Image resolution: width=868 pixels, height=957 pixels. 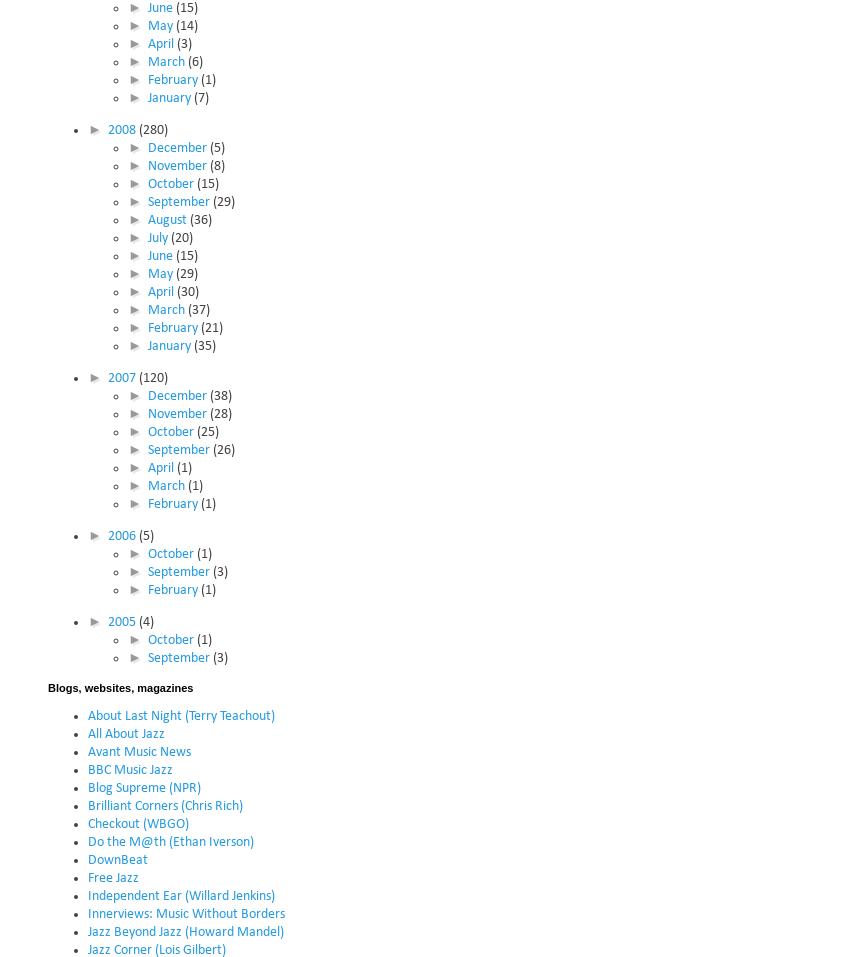 I want to click on 'About Last Night (Terry Teachout)', so click(x=181, y=715).